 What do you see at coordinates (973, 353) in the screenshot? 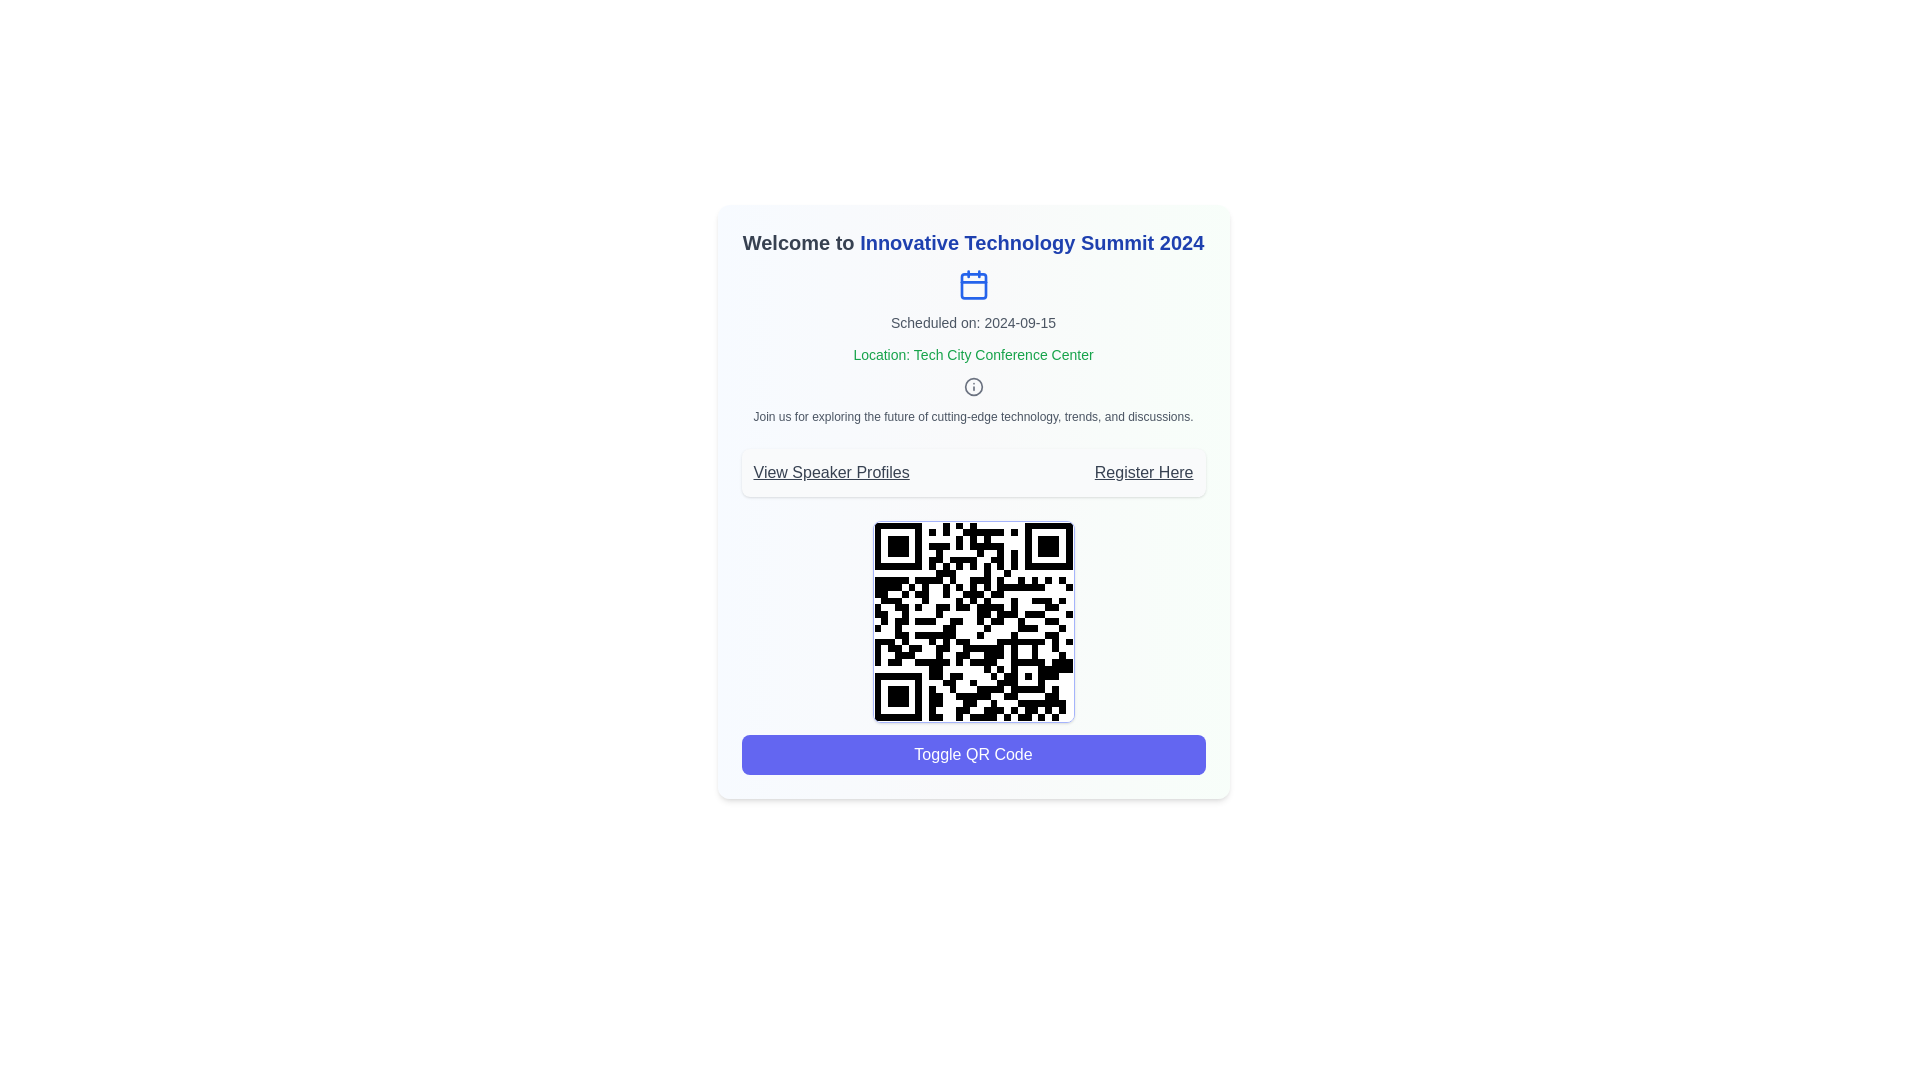
I see `text label that informs the user about the venue of the event, located below the header and date, and above the informational icon` at bounding box center [973, 353].